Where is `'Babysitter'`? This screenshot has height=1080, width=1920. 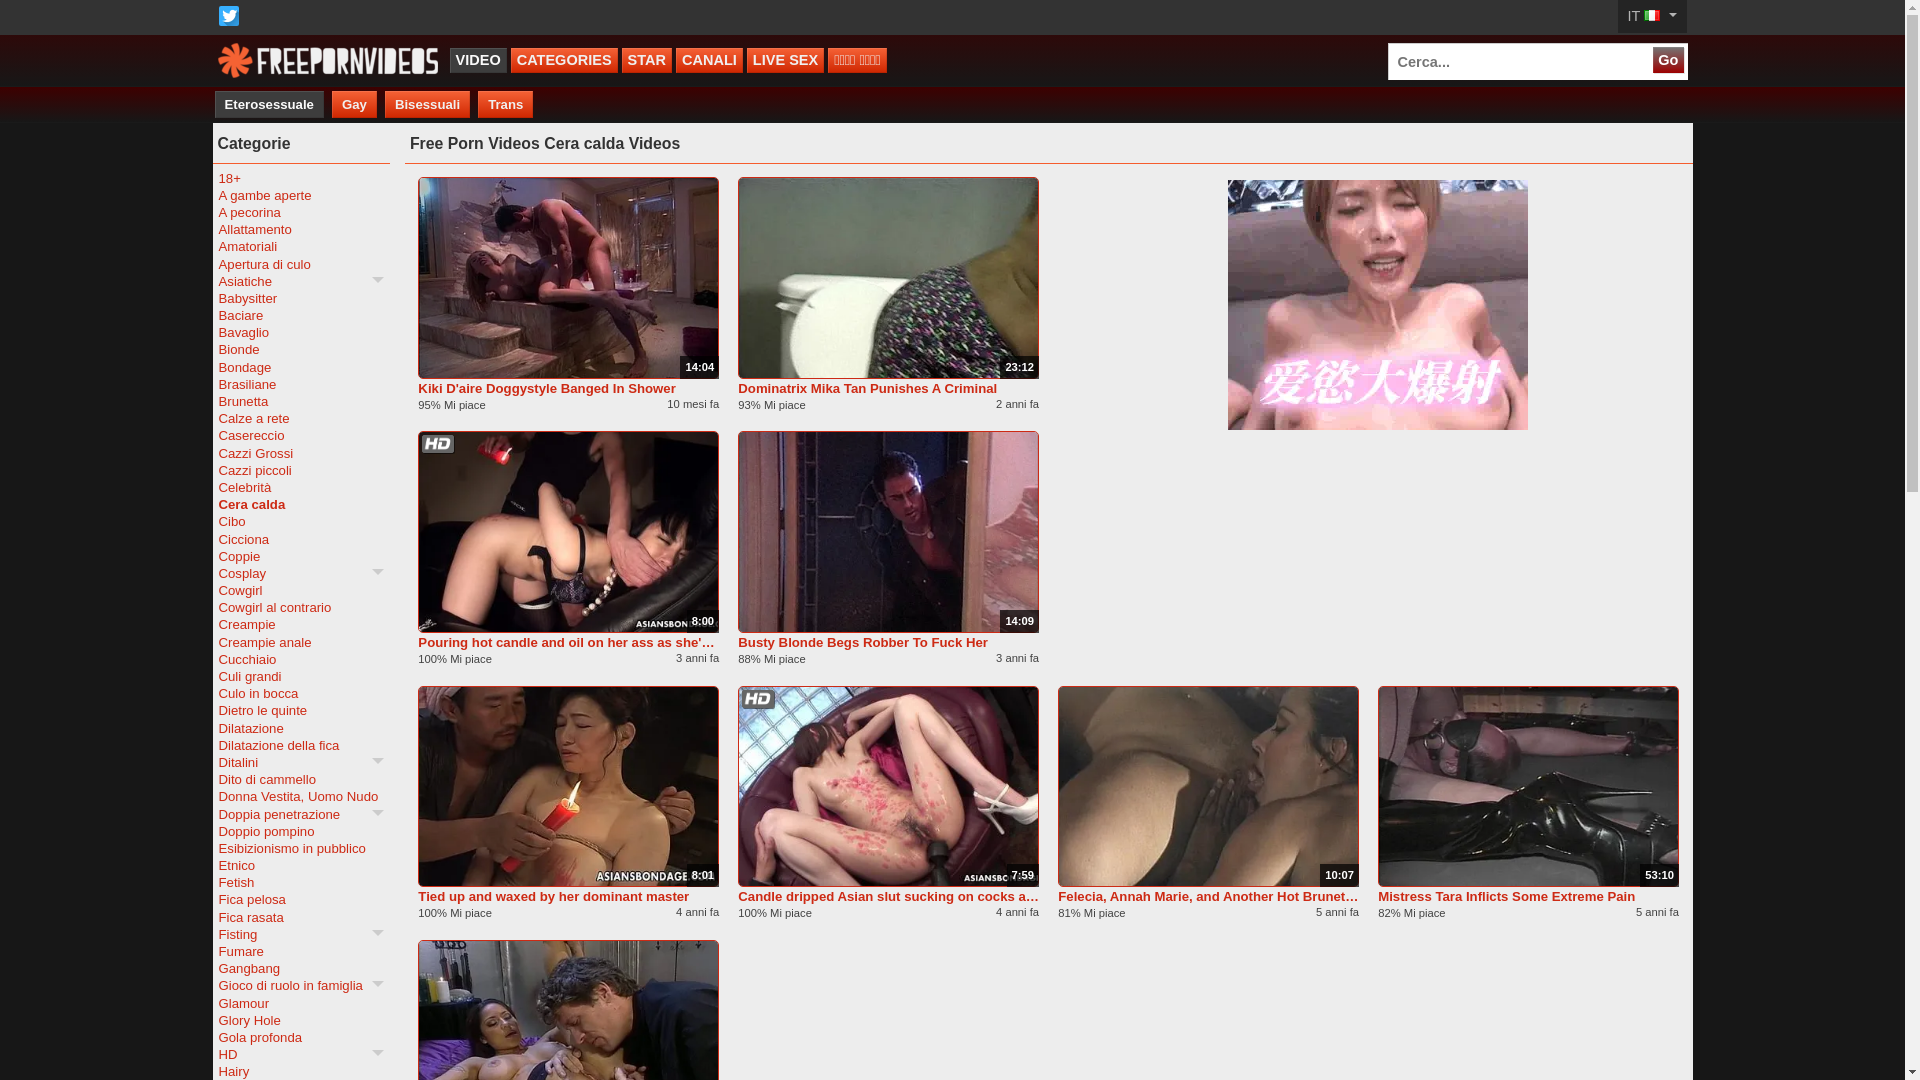
'Babysitter' is located at coordinates (217, 298).